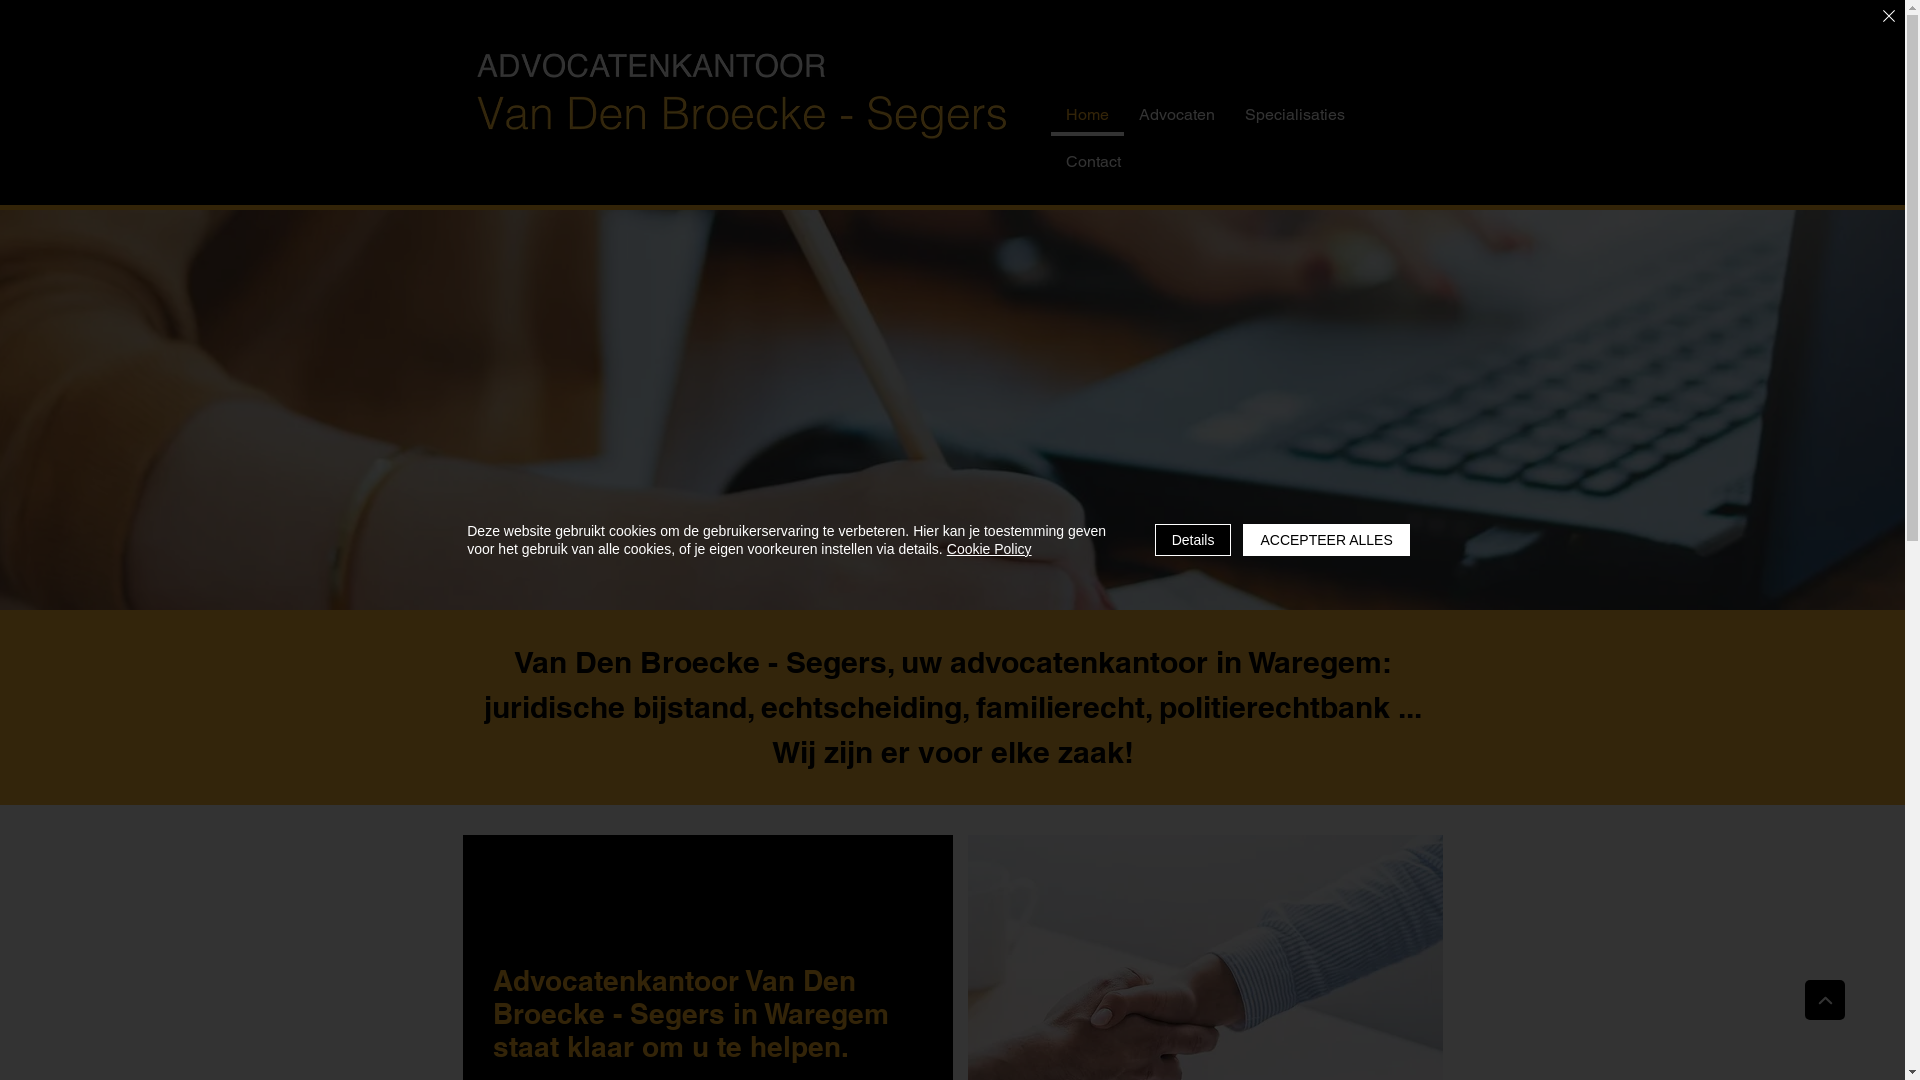  What do you see at coordinates (1295, 116) in the screenshot?
I see `'Specialisaties'` at bounding box center [1295, 116].